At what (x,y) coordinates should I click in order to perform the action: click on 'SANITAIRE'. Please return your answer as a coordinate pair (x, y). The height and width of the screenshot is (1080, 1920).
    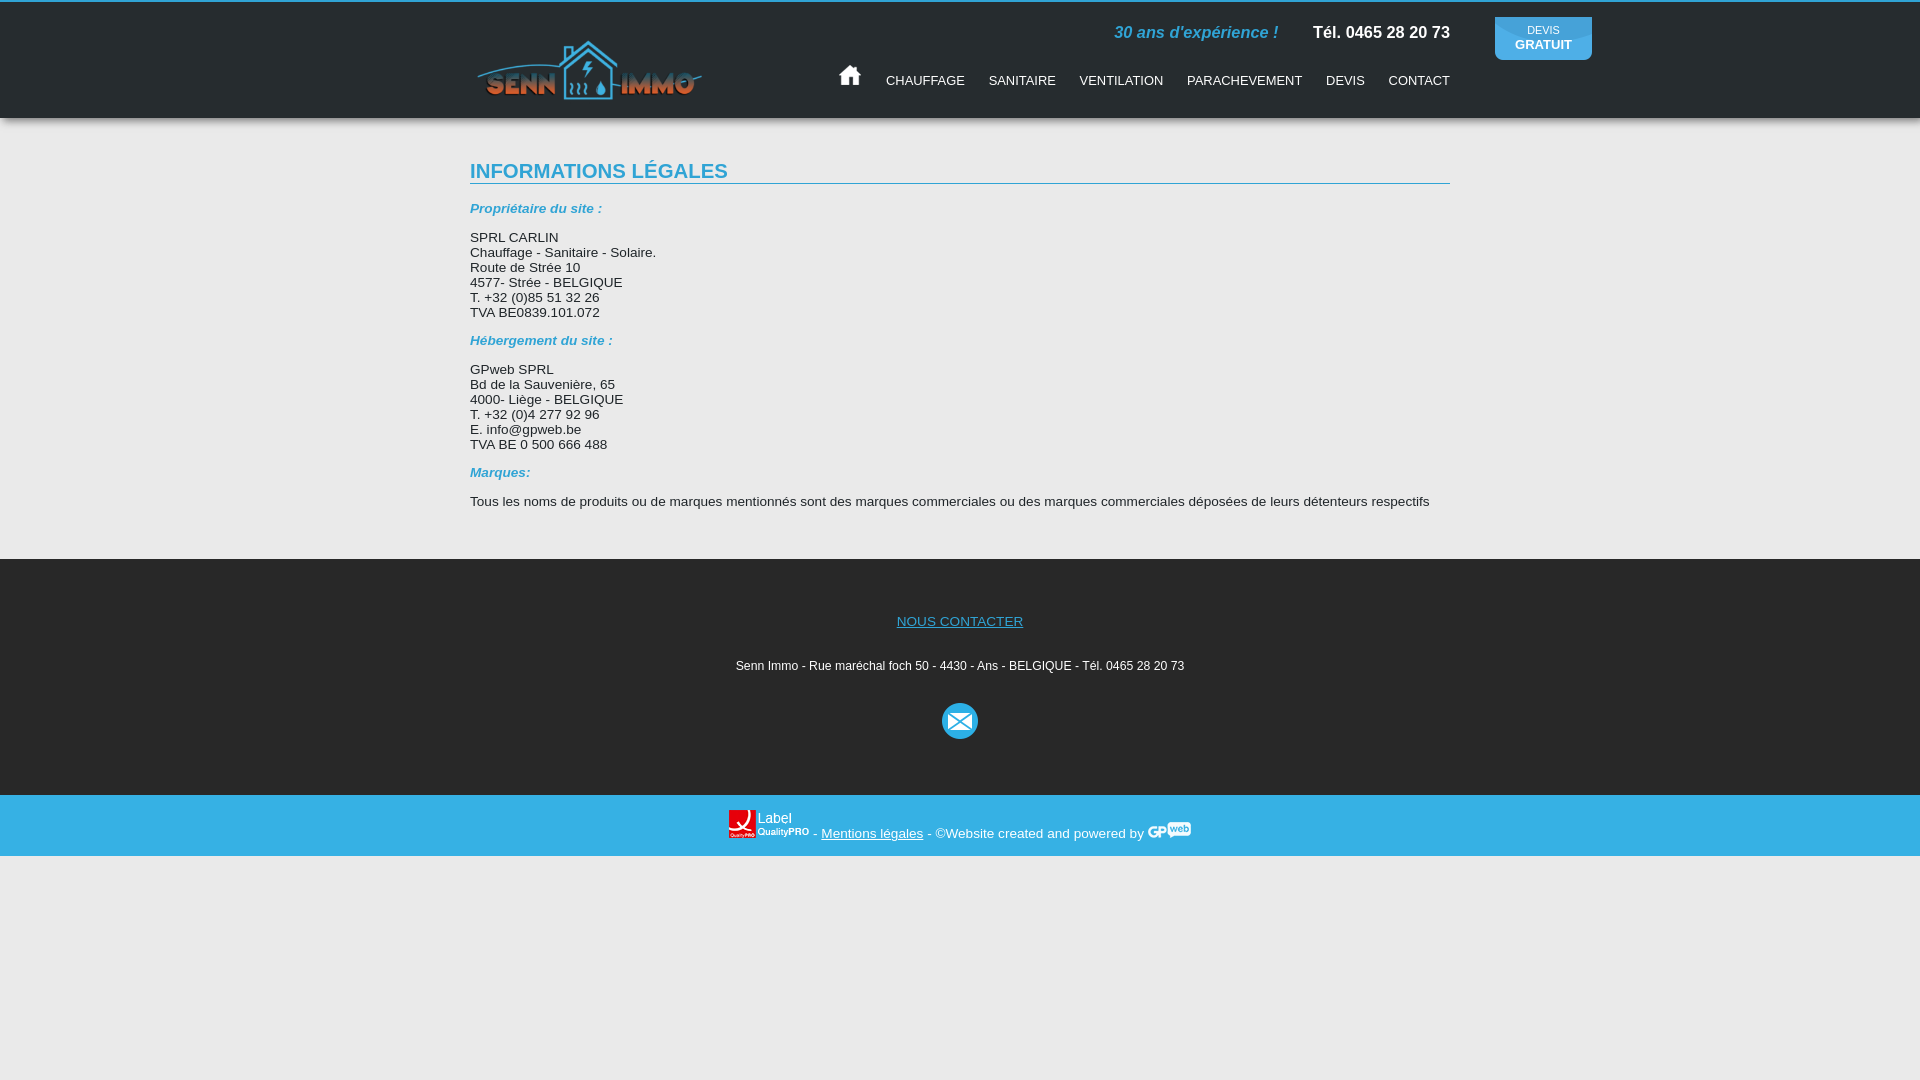
    Looking at the image, I should click on (1022, 79).